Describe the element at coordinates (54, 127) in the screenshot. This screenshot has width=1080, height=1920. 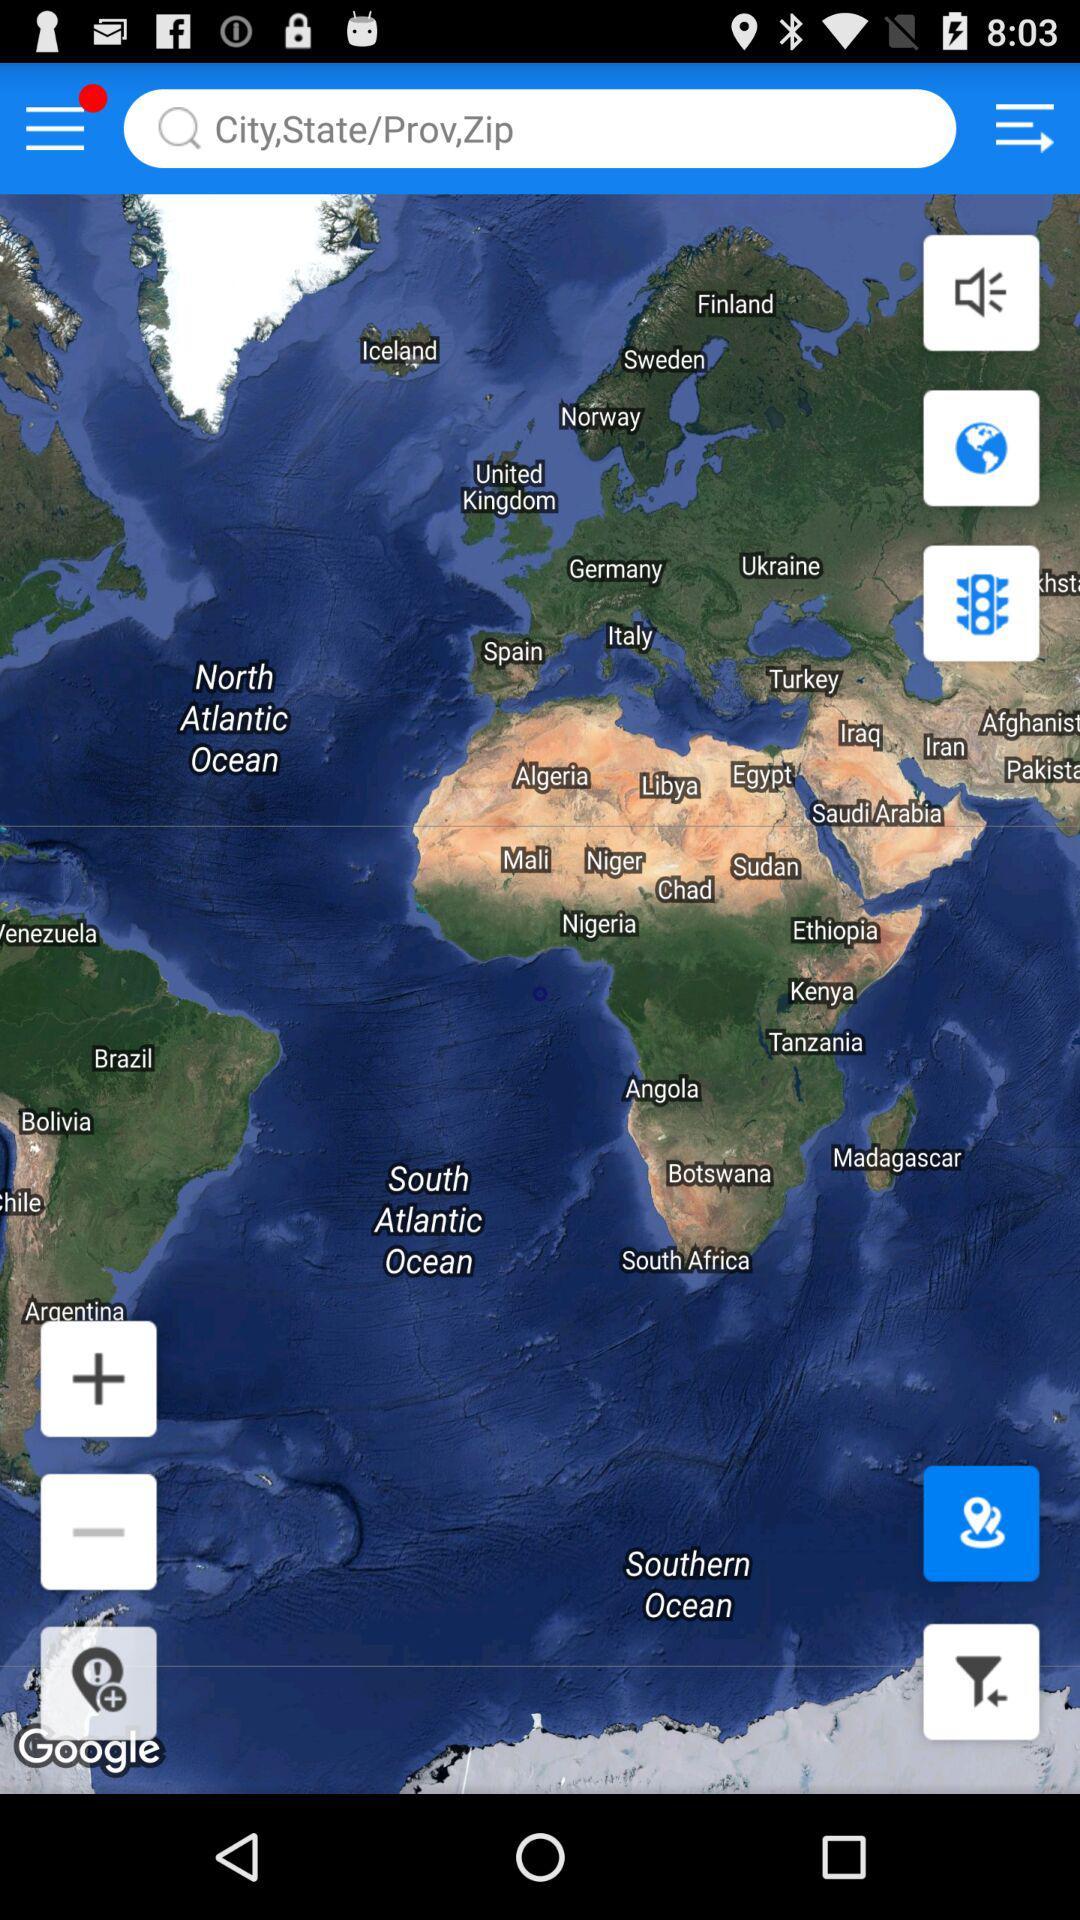
I see `options` at that location.